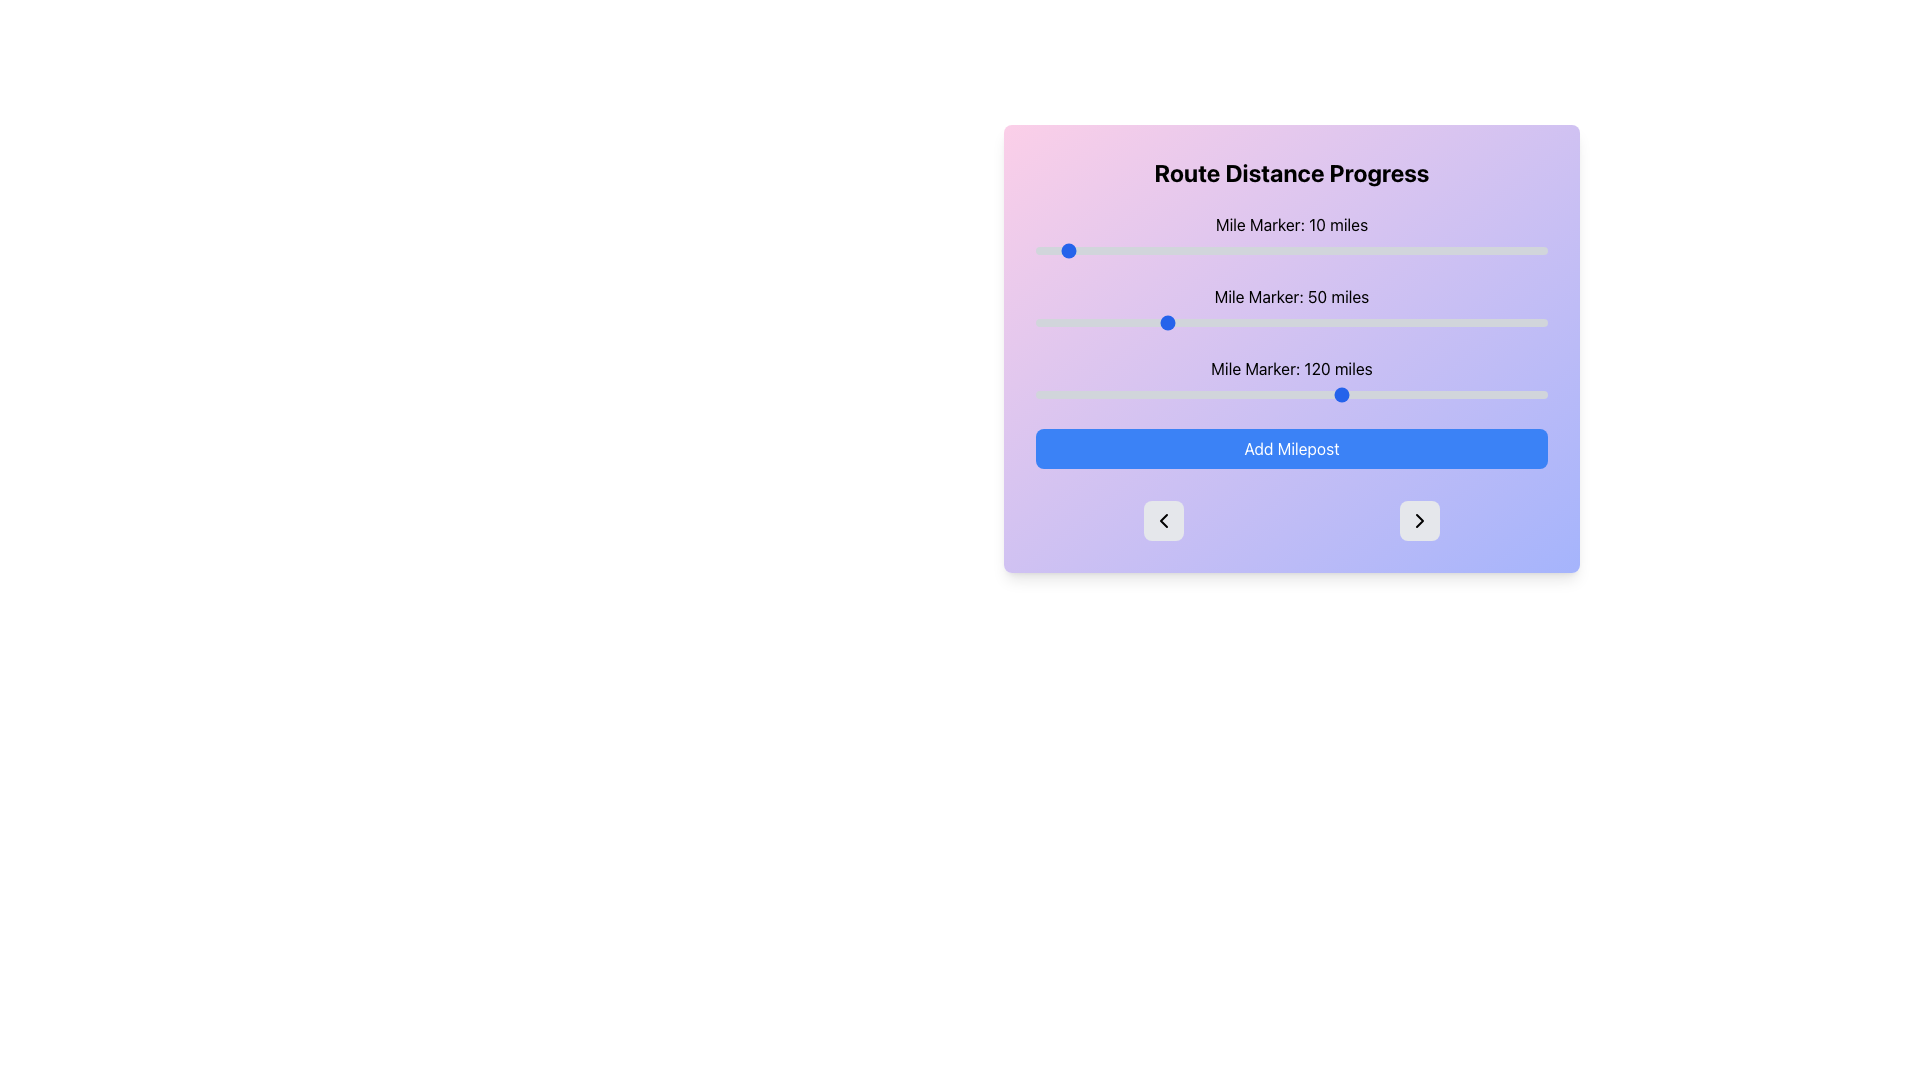  I want to click on the mile marker, so click(1058, 322).